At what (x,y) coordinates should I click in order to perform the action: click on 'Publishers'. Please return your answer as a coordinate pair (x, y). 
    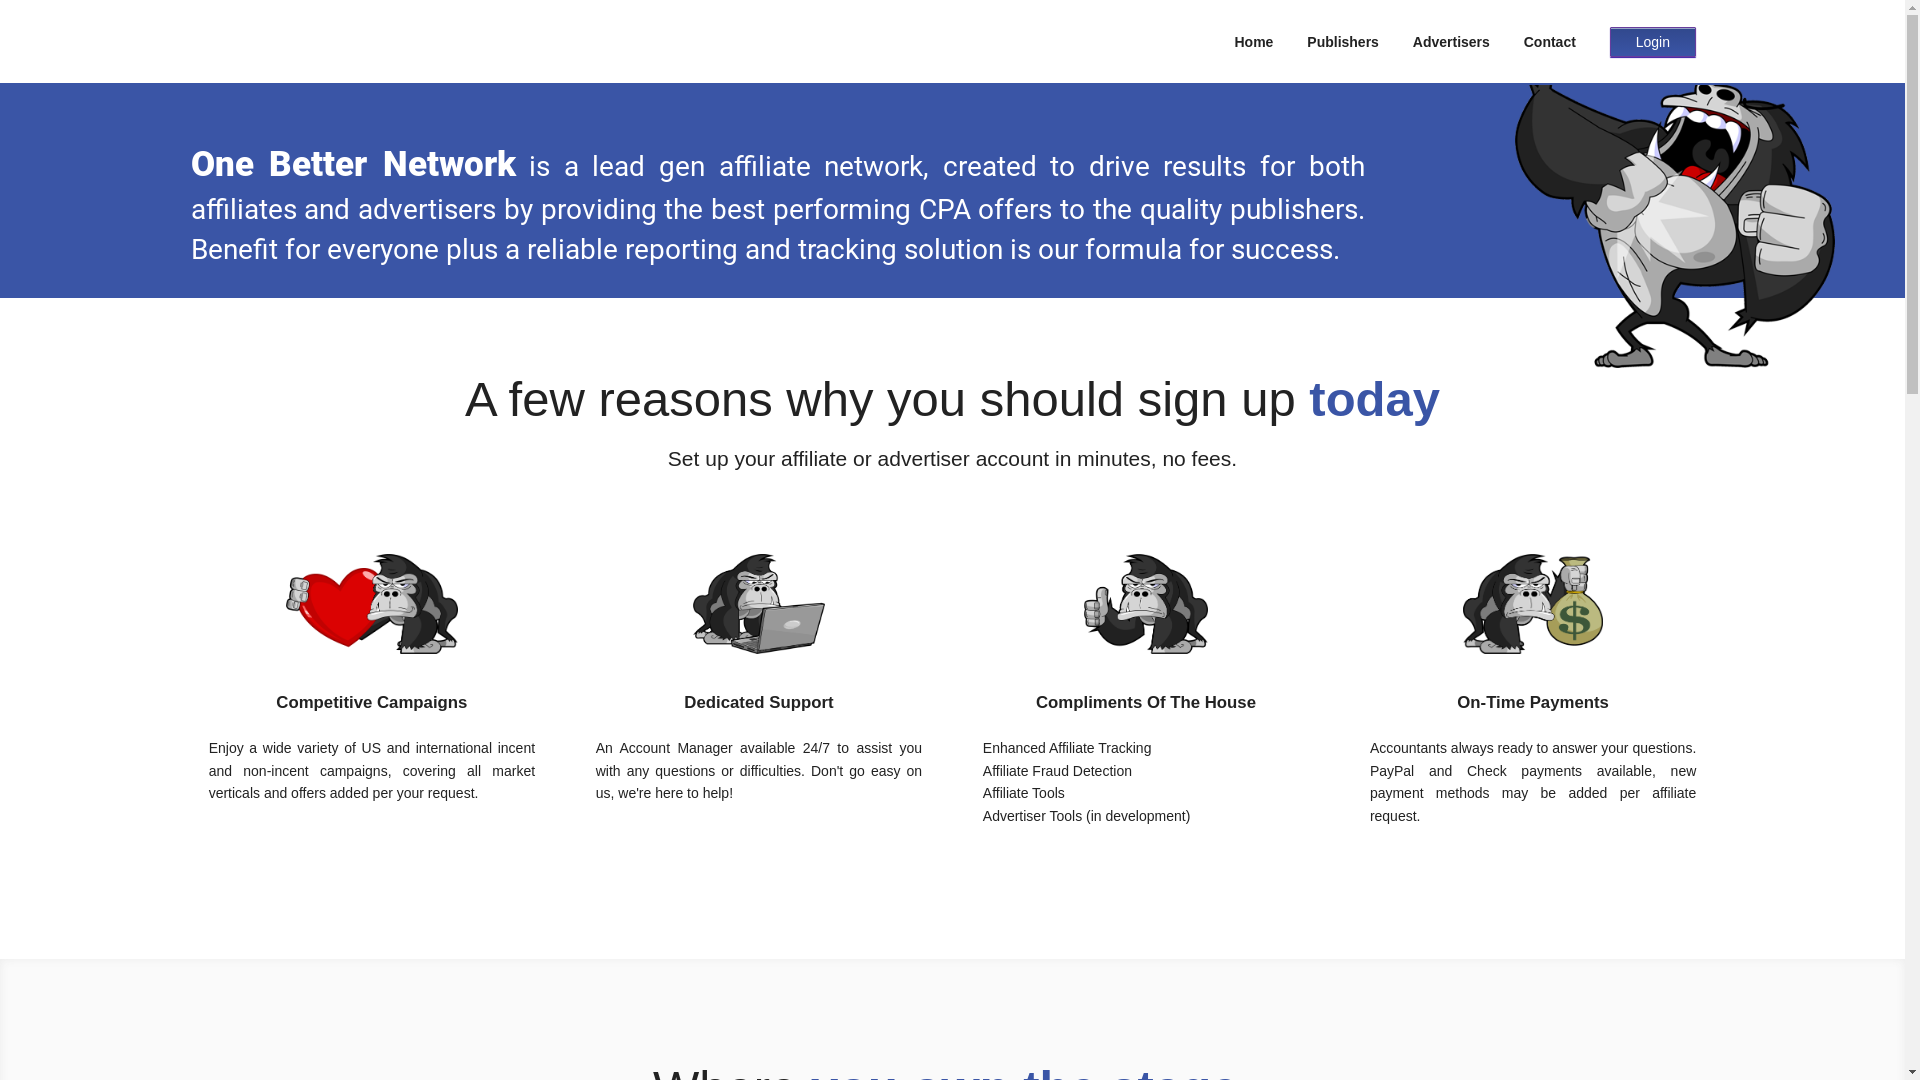
    Looking at the image, I should click on (1306, 42).